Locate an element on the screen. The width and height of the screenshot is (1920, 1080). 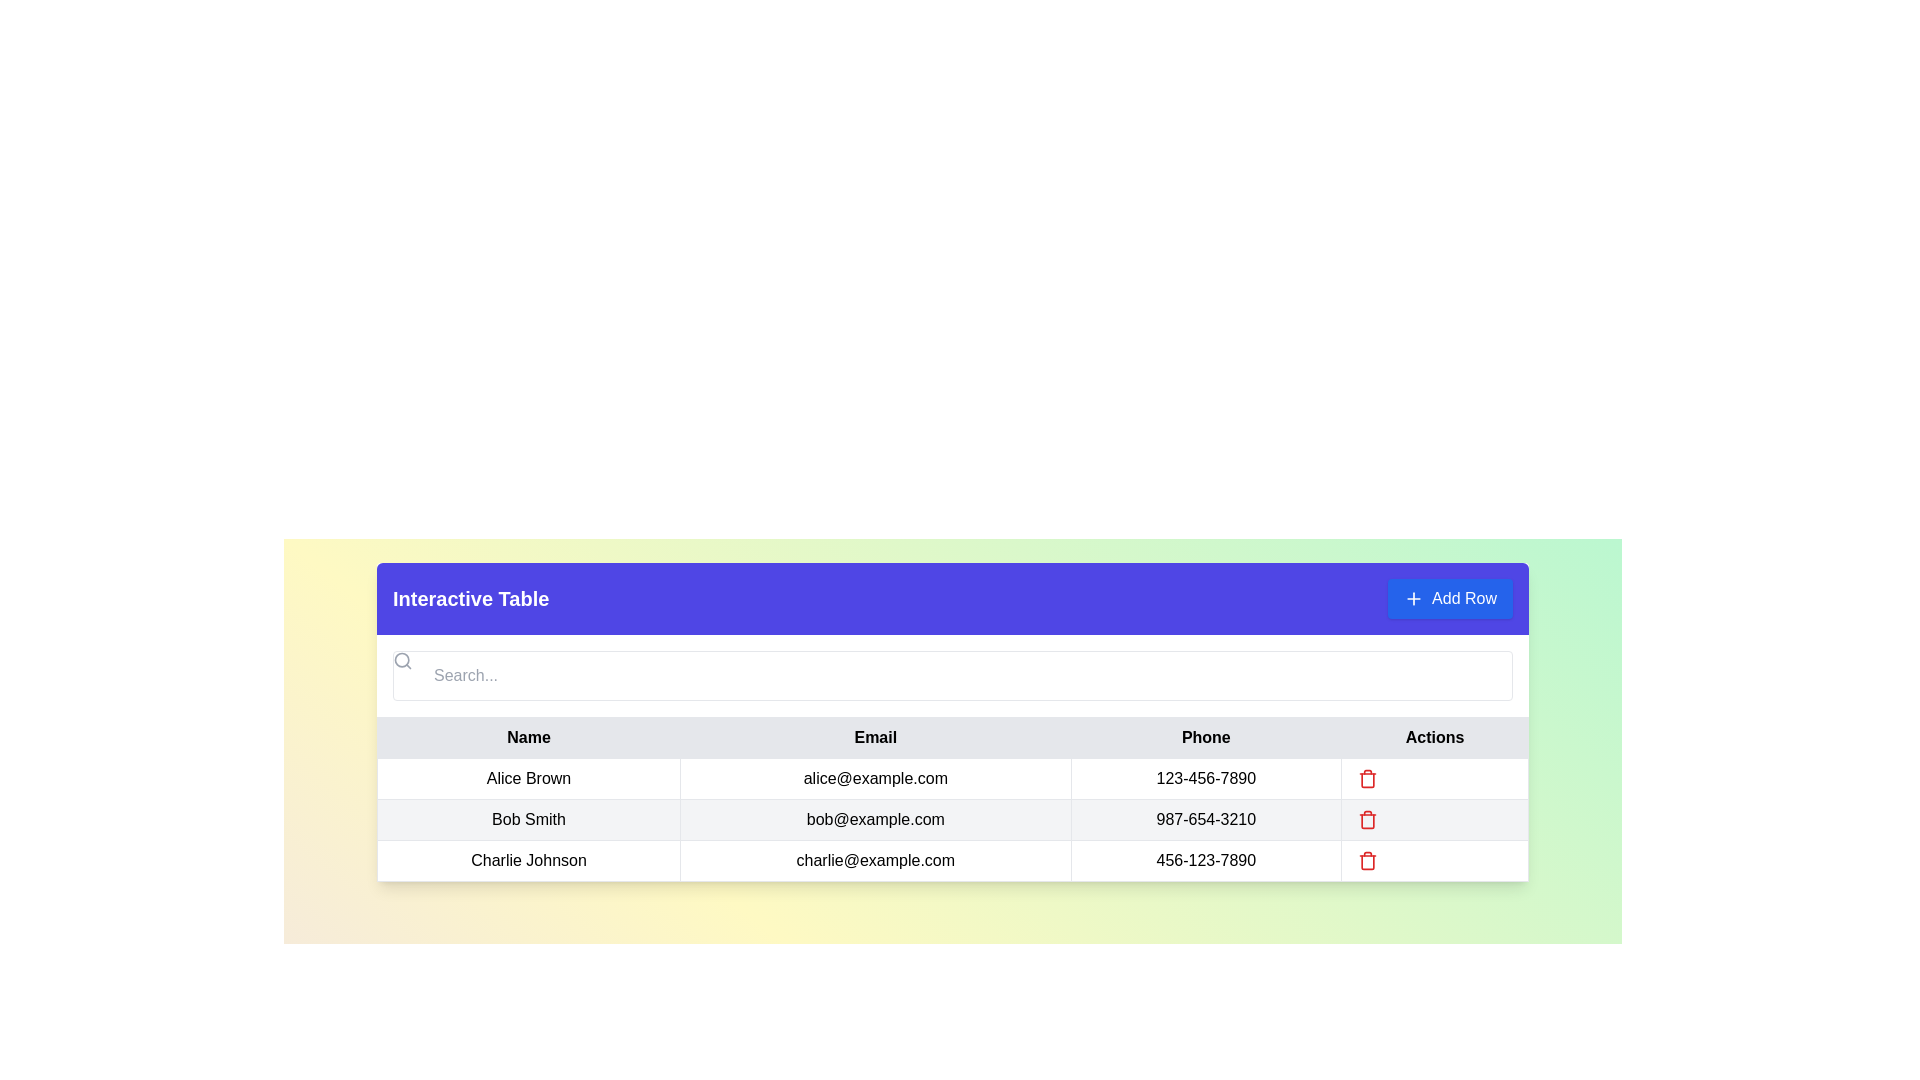
the Text display node showing the phone number for 'Bob Smith' in the third cell of the structured table is located at coordinates (1205, 820).